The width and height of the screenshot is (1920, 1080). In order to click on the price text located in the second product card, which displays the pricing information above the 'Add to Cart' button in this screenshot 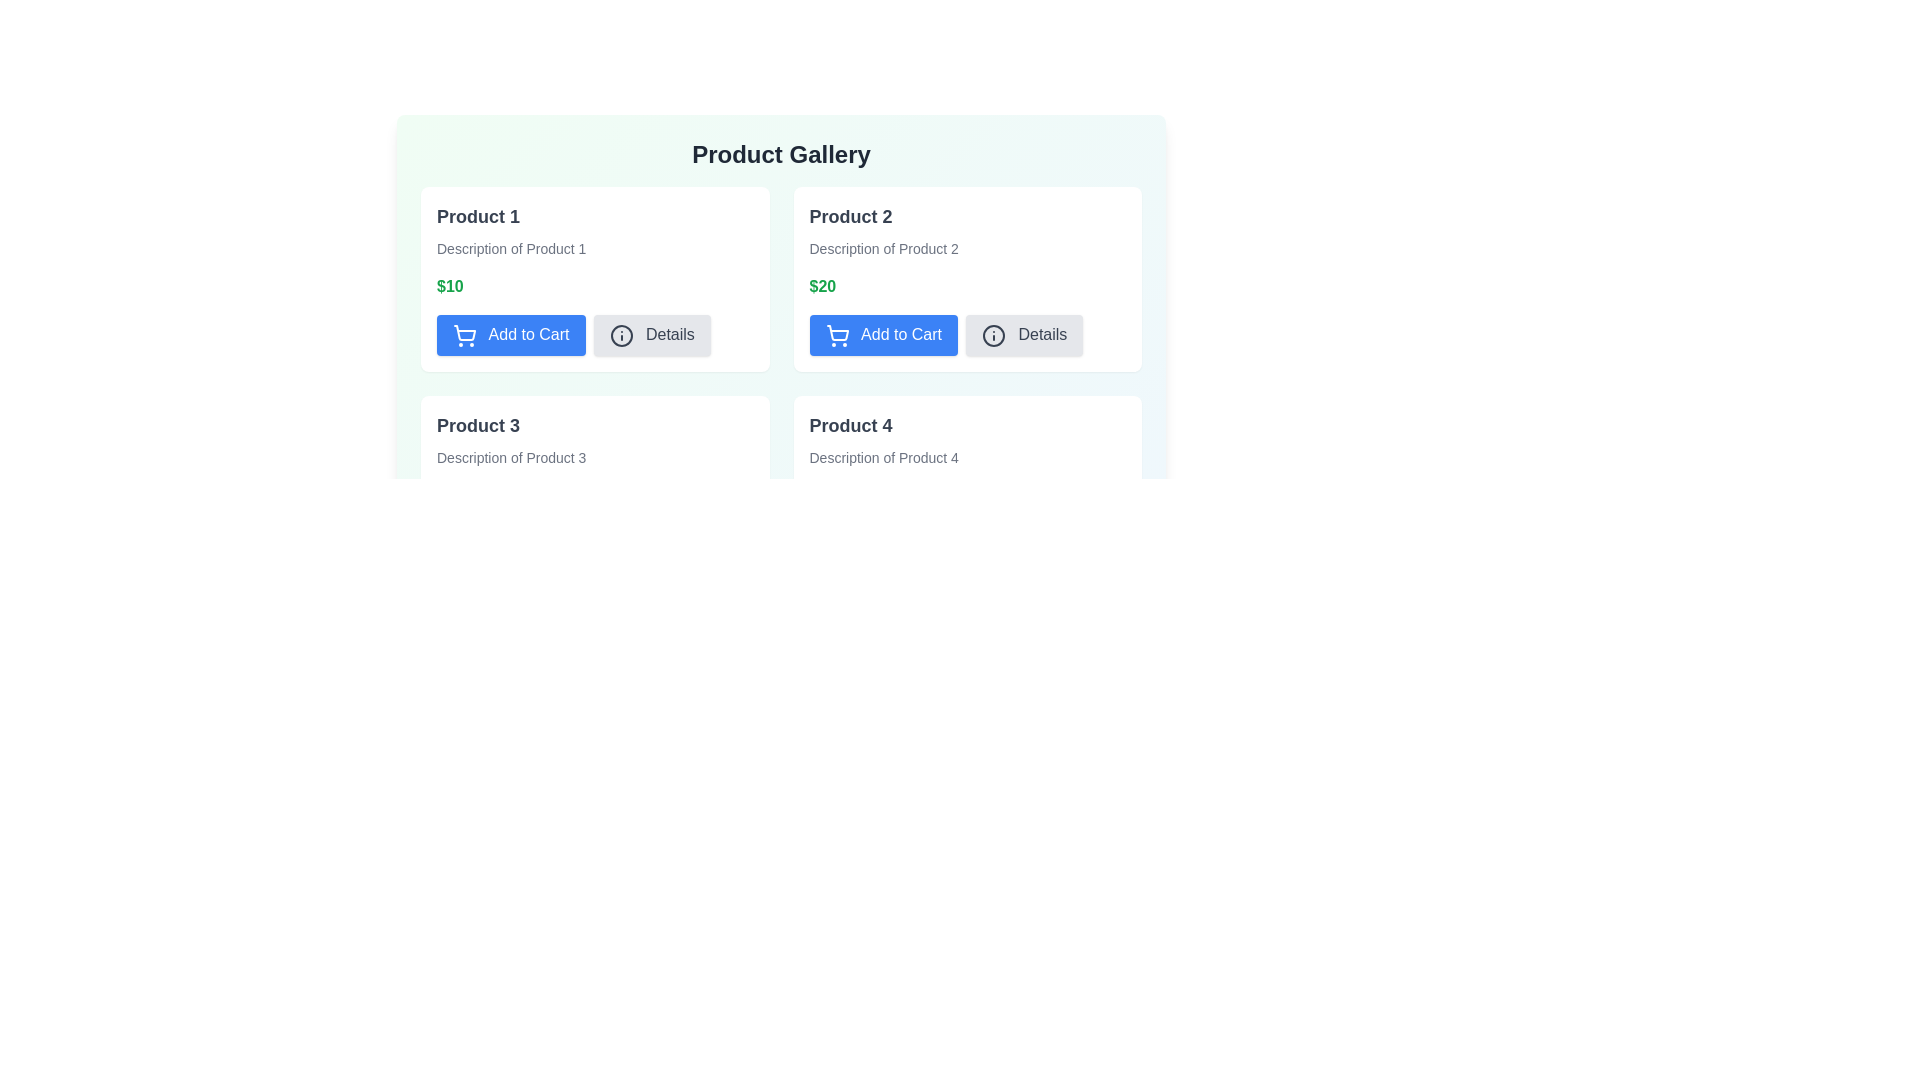, I will do `click(822, 286)`.